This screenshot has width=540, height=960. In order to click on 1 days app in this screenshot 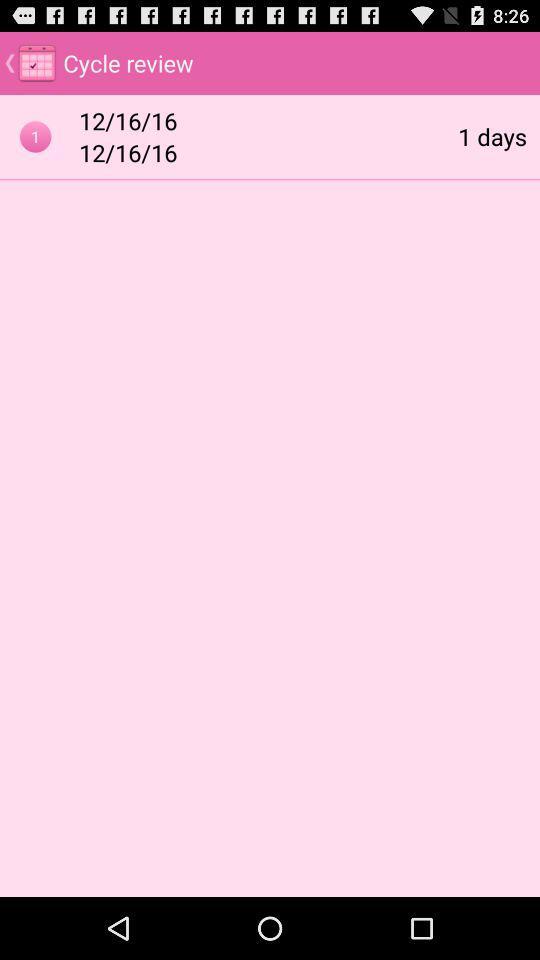, I will do `click(491, 135)`.